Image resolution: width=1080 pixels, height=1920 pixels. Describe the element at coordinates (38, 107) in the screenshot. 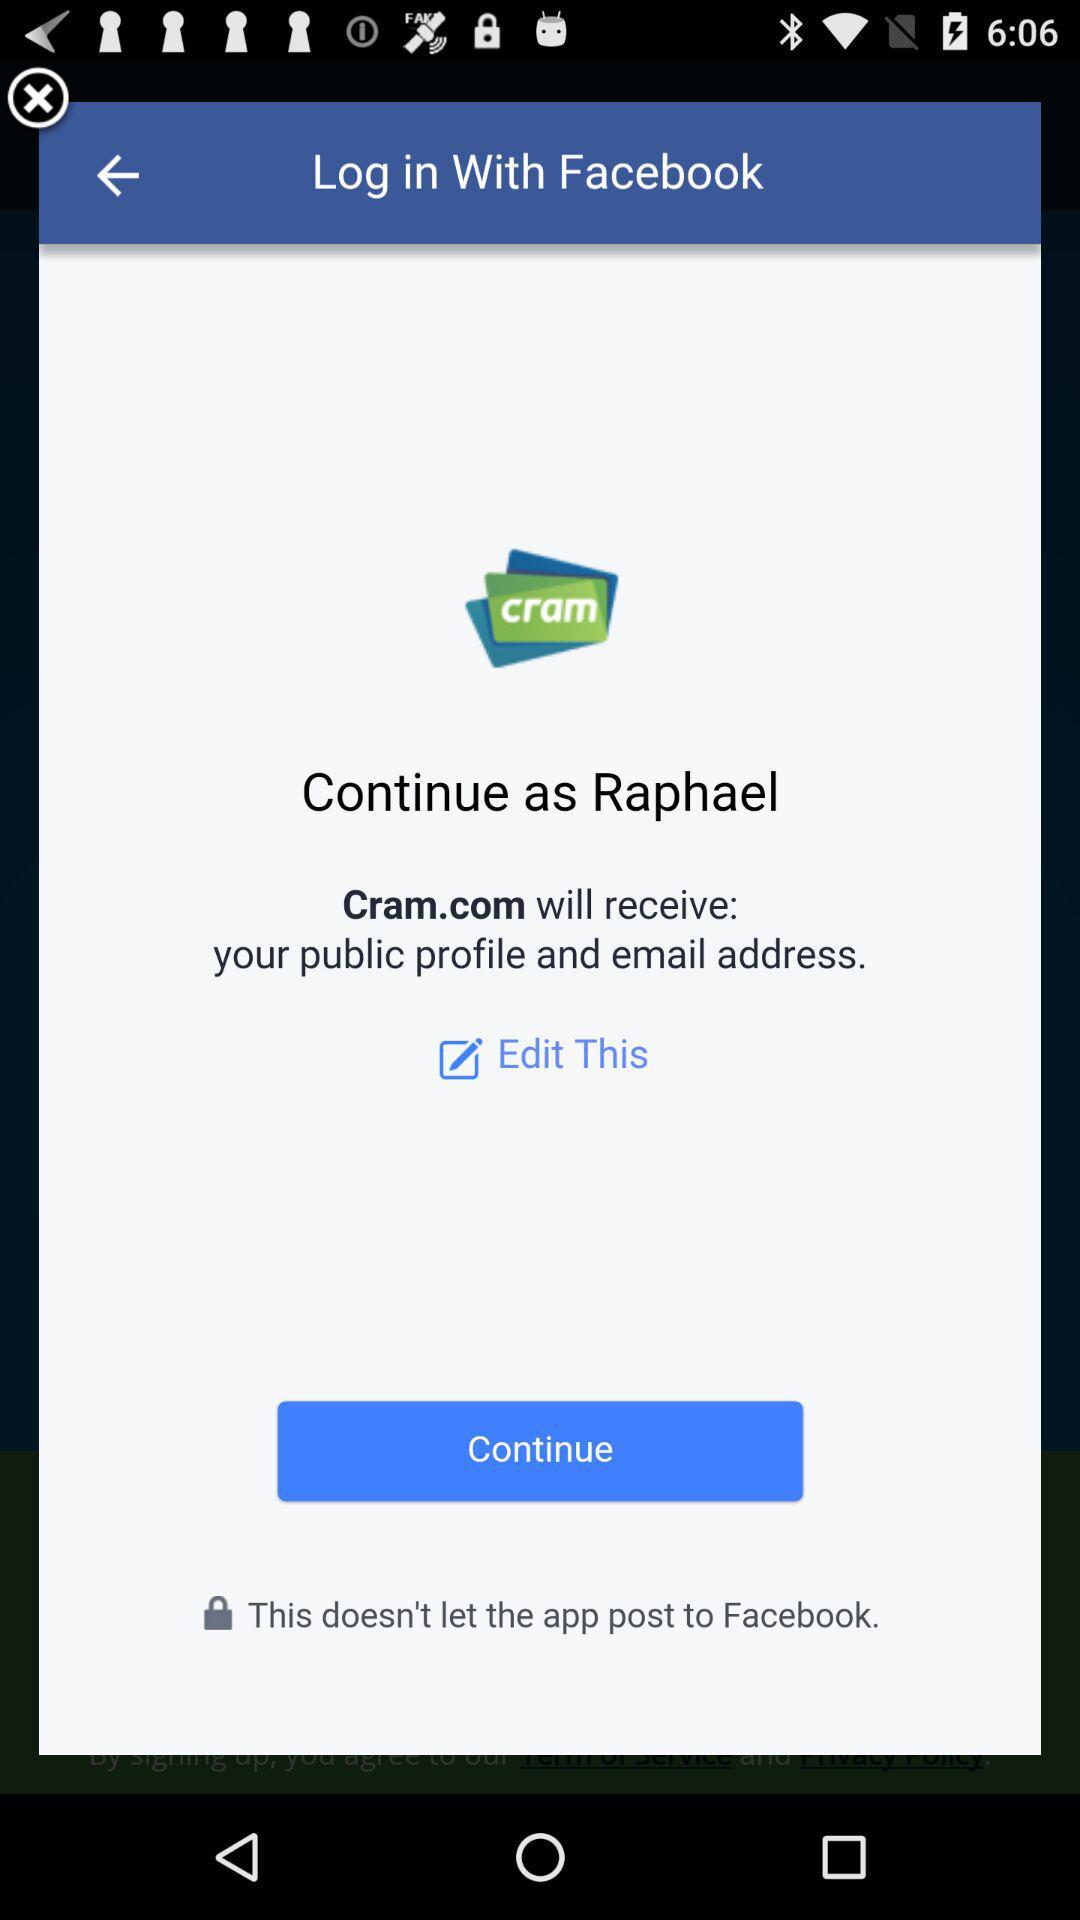

I see `the close icon` at that location.